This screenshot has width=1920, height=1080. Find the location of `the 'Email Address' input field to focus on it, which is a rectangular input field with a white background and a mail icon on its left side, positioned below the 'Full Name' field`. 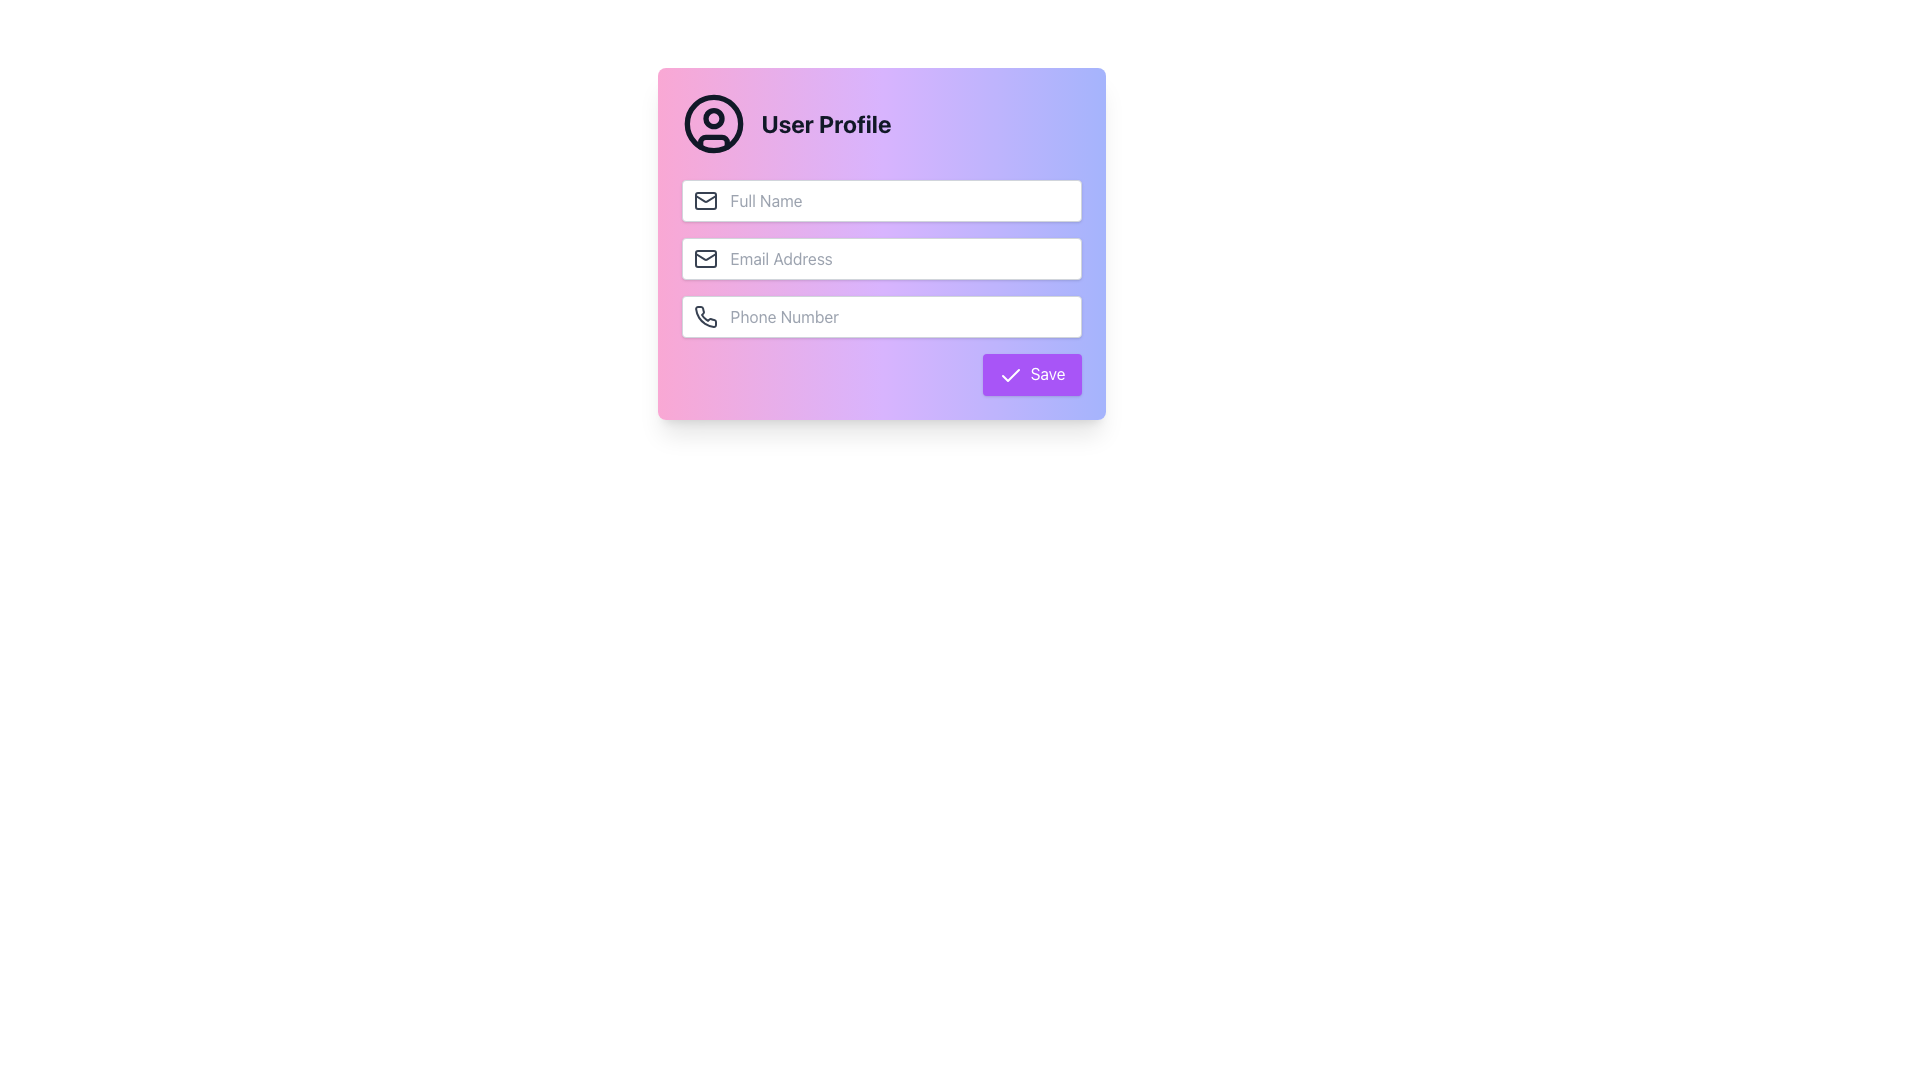

the 'Email Address' input field to focus on it, which is a rectangular input field with a white background and a mail icon on its left side, positioned below the 'Full Name' field is located at coordinates (880, 242).